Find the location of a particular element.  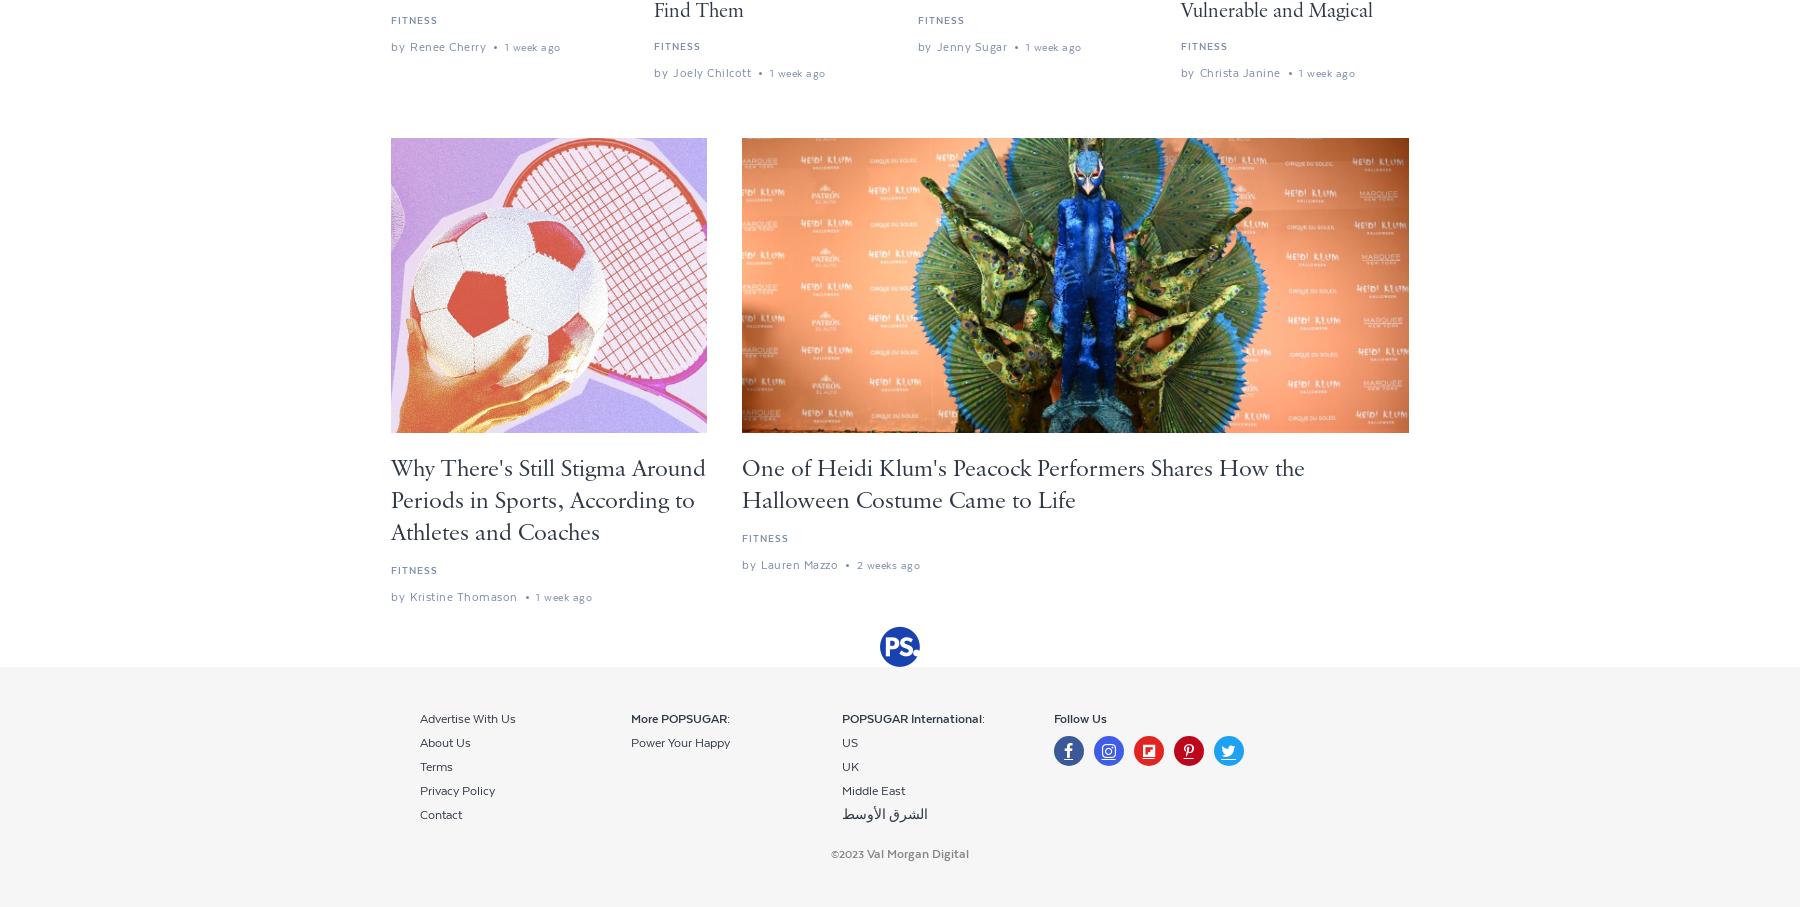

'Contact' is located at coordinates (419, 815).